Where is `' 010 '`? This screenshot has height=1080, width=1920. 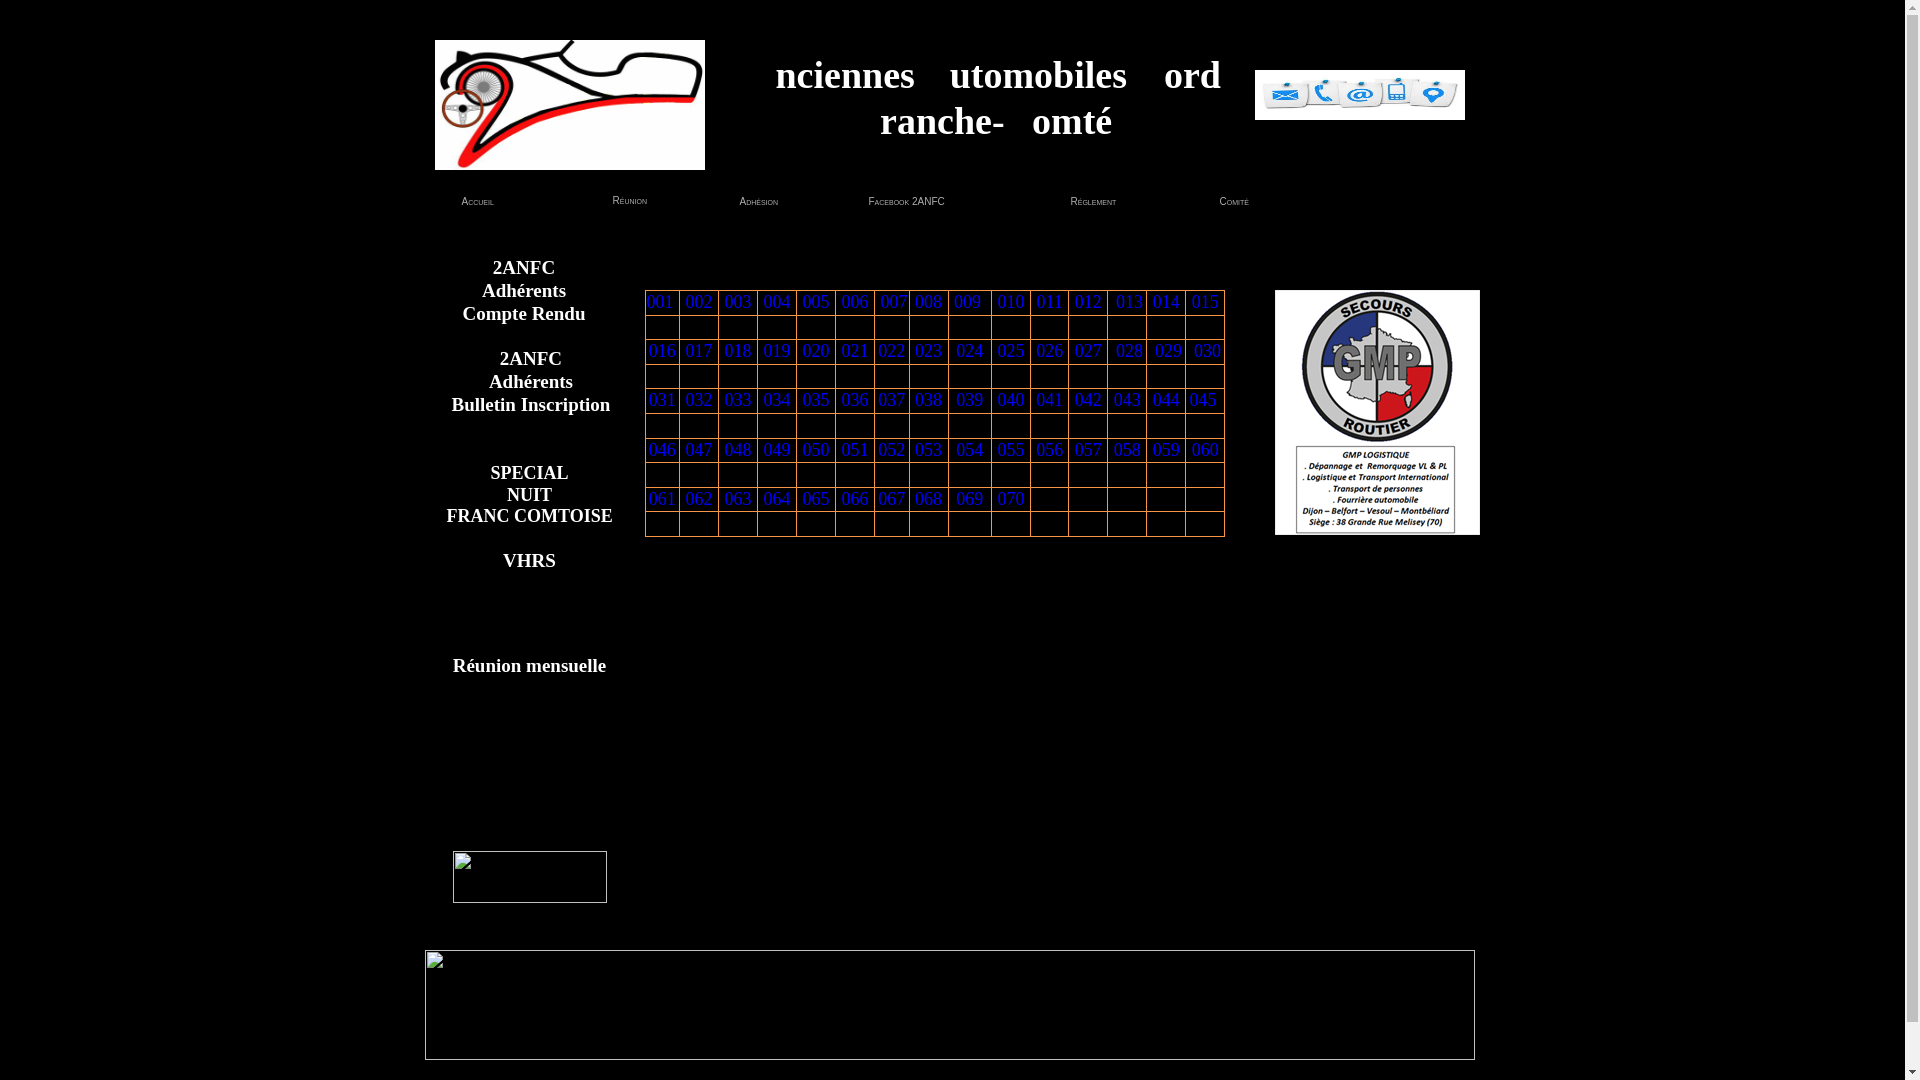 ' 010 ' is located at coordinates (1011, 301).